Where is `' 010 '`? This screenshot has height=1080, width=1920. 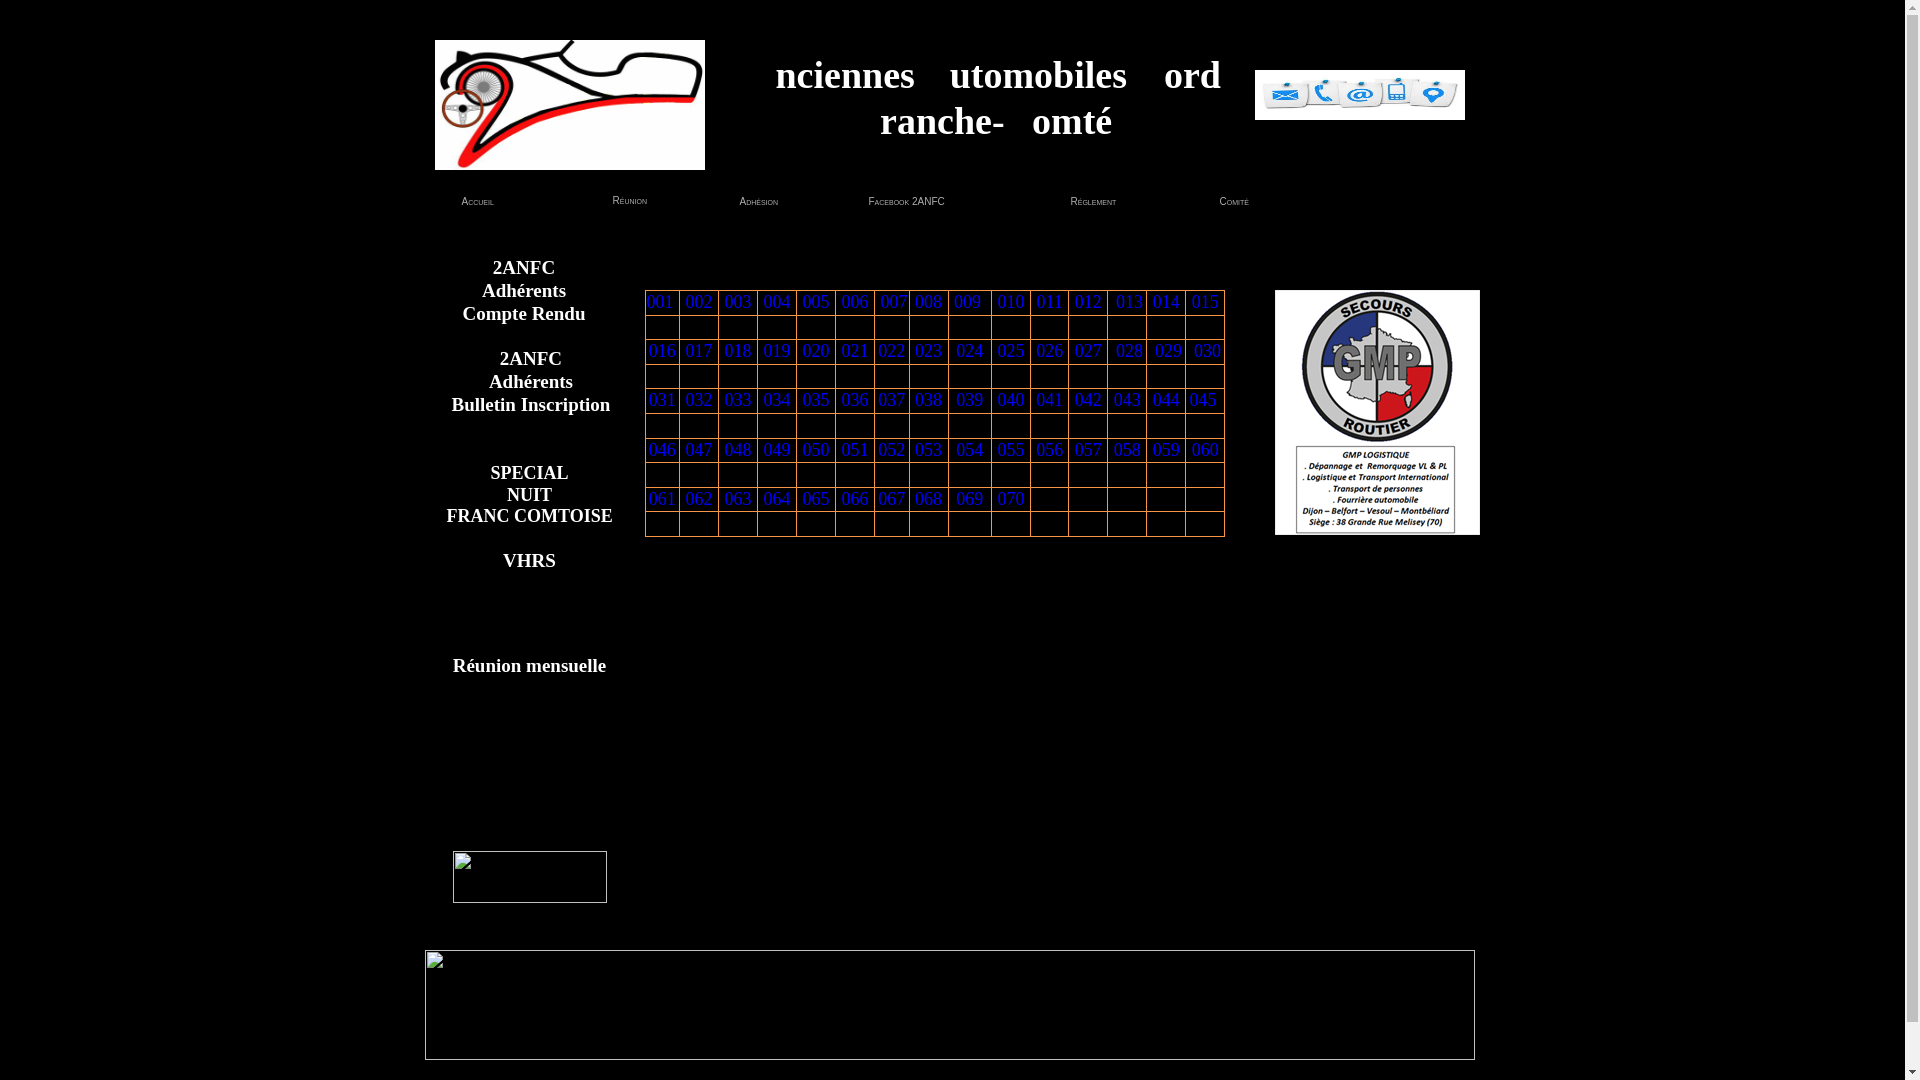 ' 010 ' is located at coordinates (1011, 301).